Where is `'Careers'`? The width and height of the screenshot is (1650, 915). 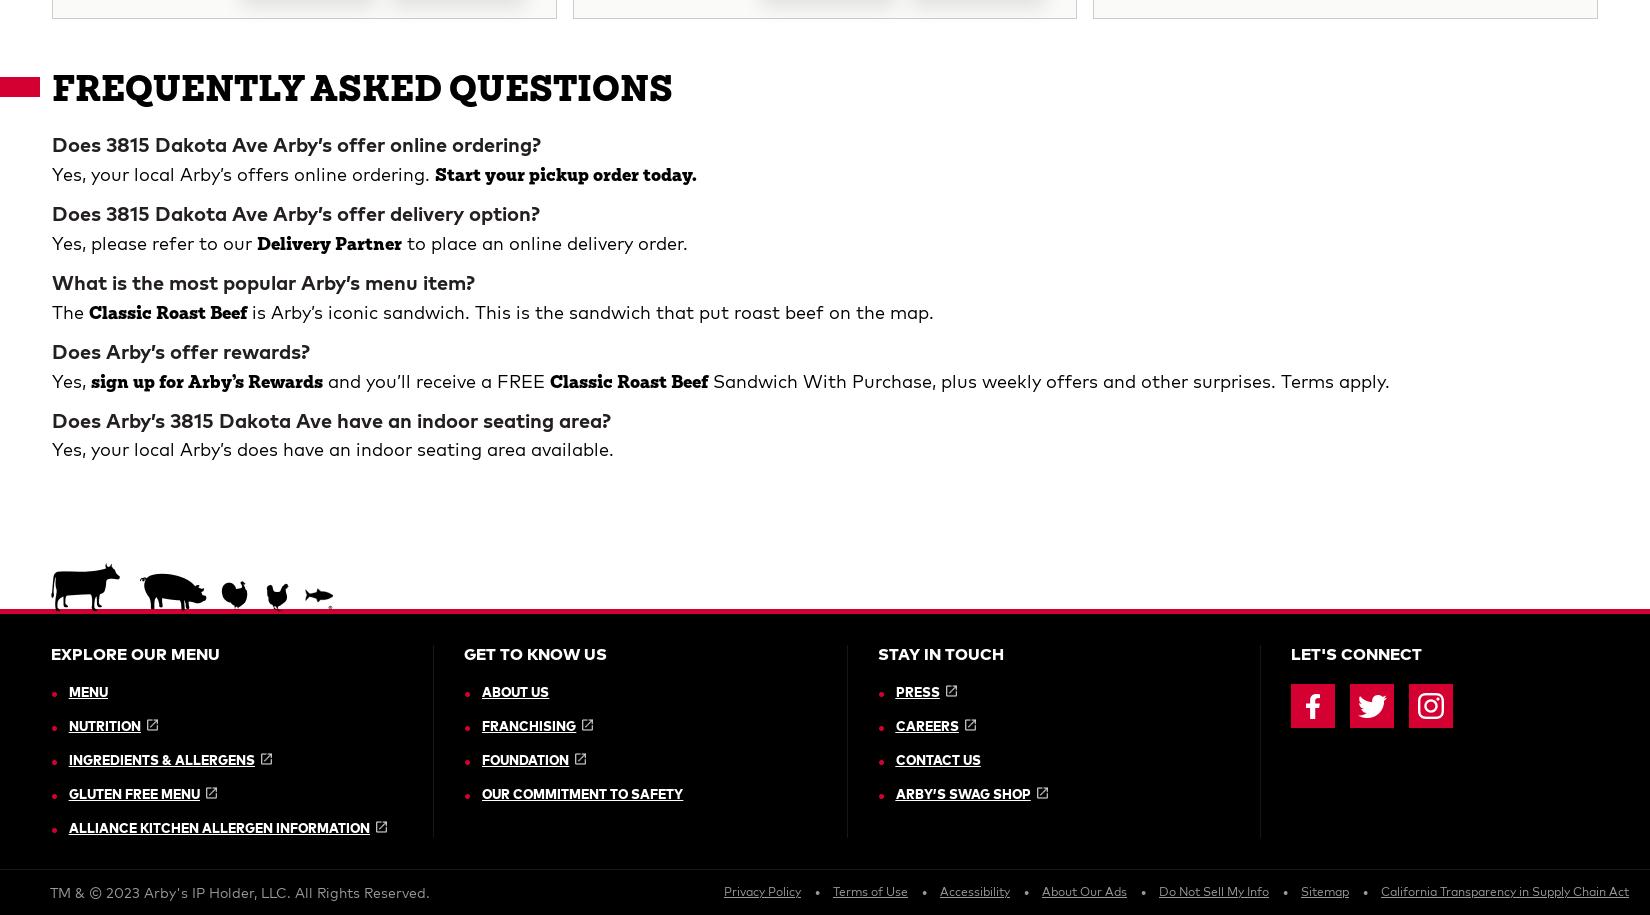 'Careers' is located at coordinates (926, 30).